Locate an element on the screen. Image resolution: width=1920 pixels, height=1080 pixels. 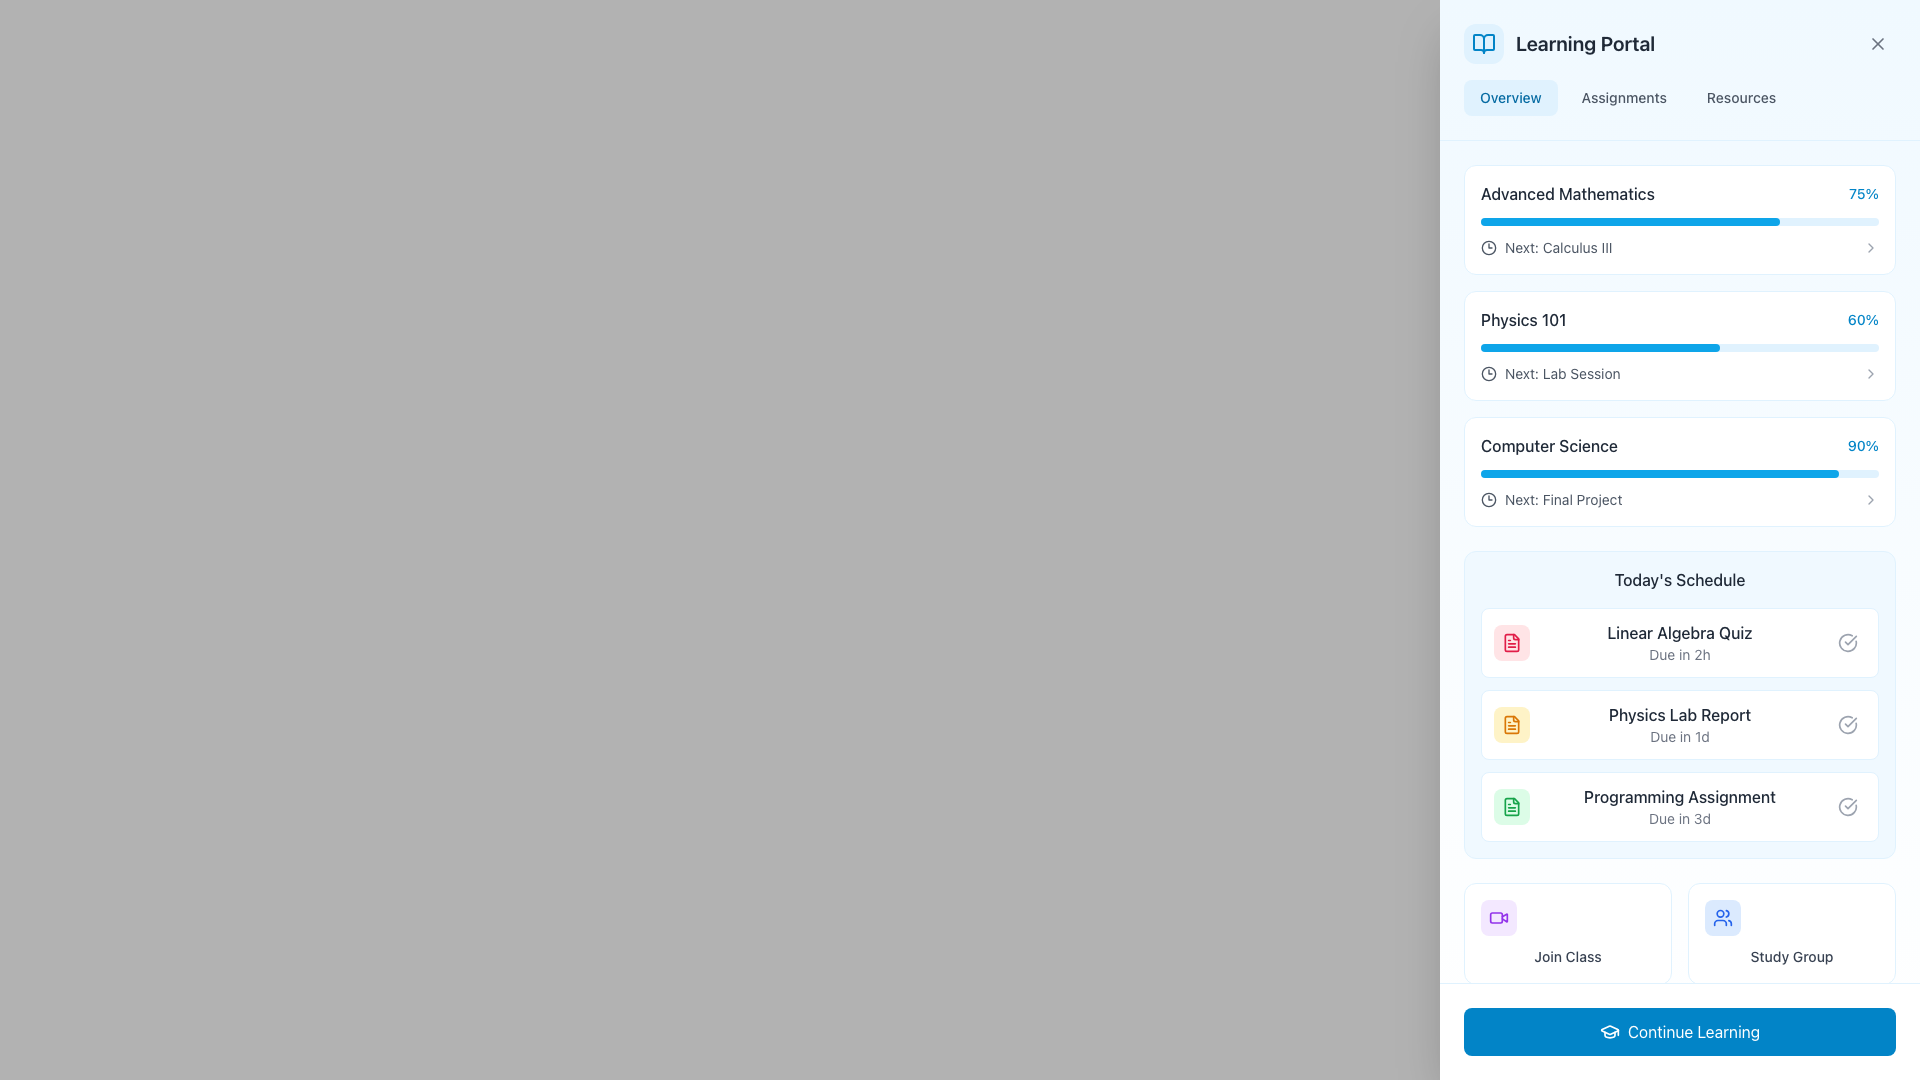
the close button located near the top-right corner of the interface is located at coordinates (1876, 43).